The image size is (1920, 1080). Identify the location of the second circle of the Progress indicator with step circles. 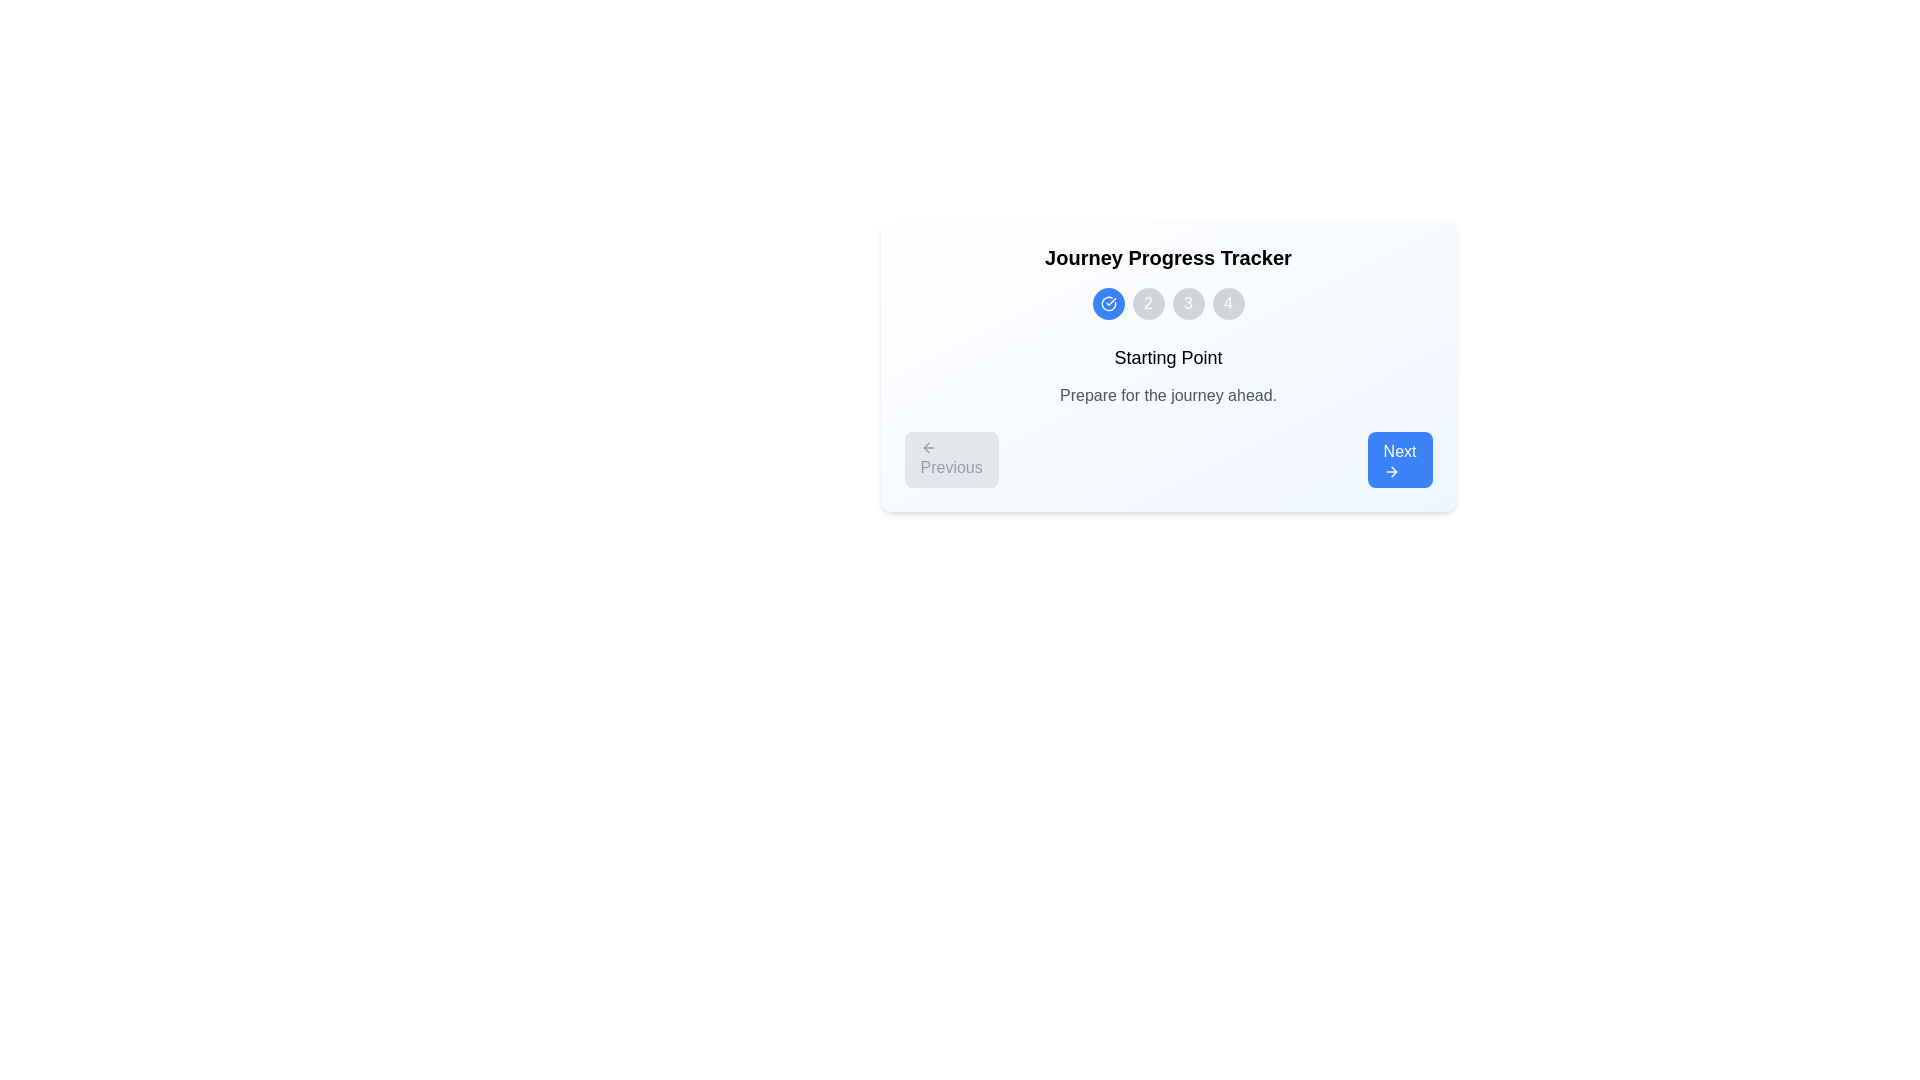
(1168, 304).